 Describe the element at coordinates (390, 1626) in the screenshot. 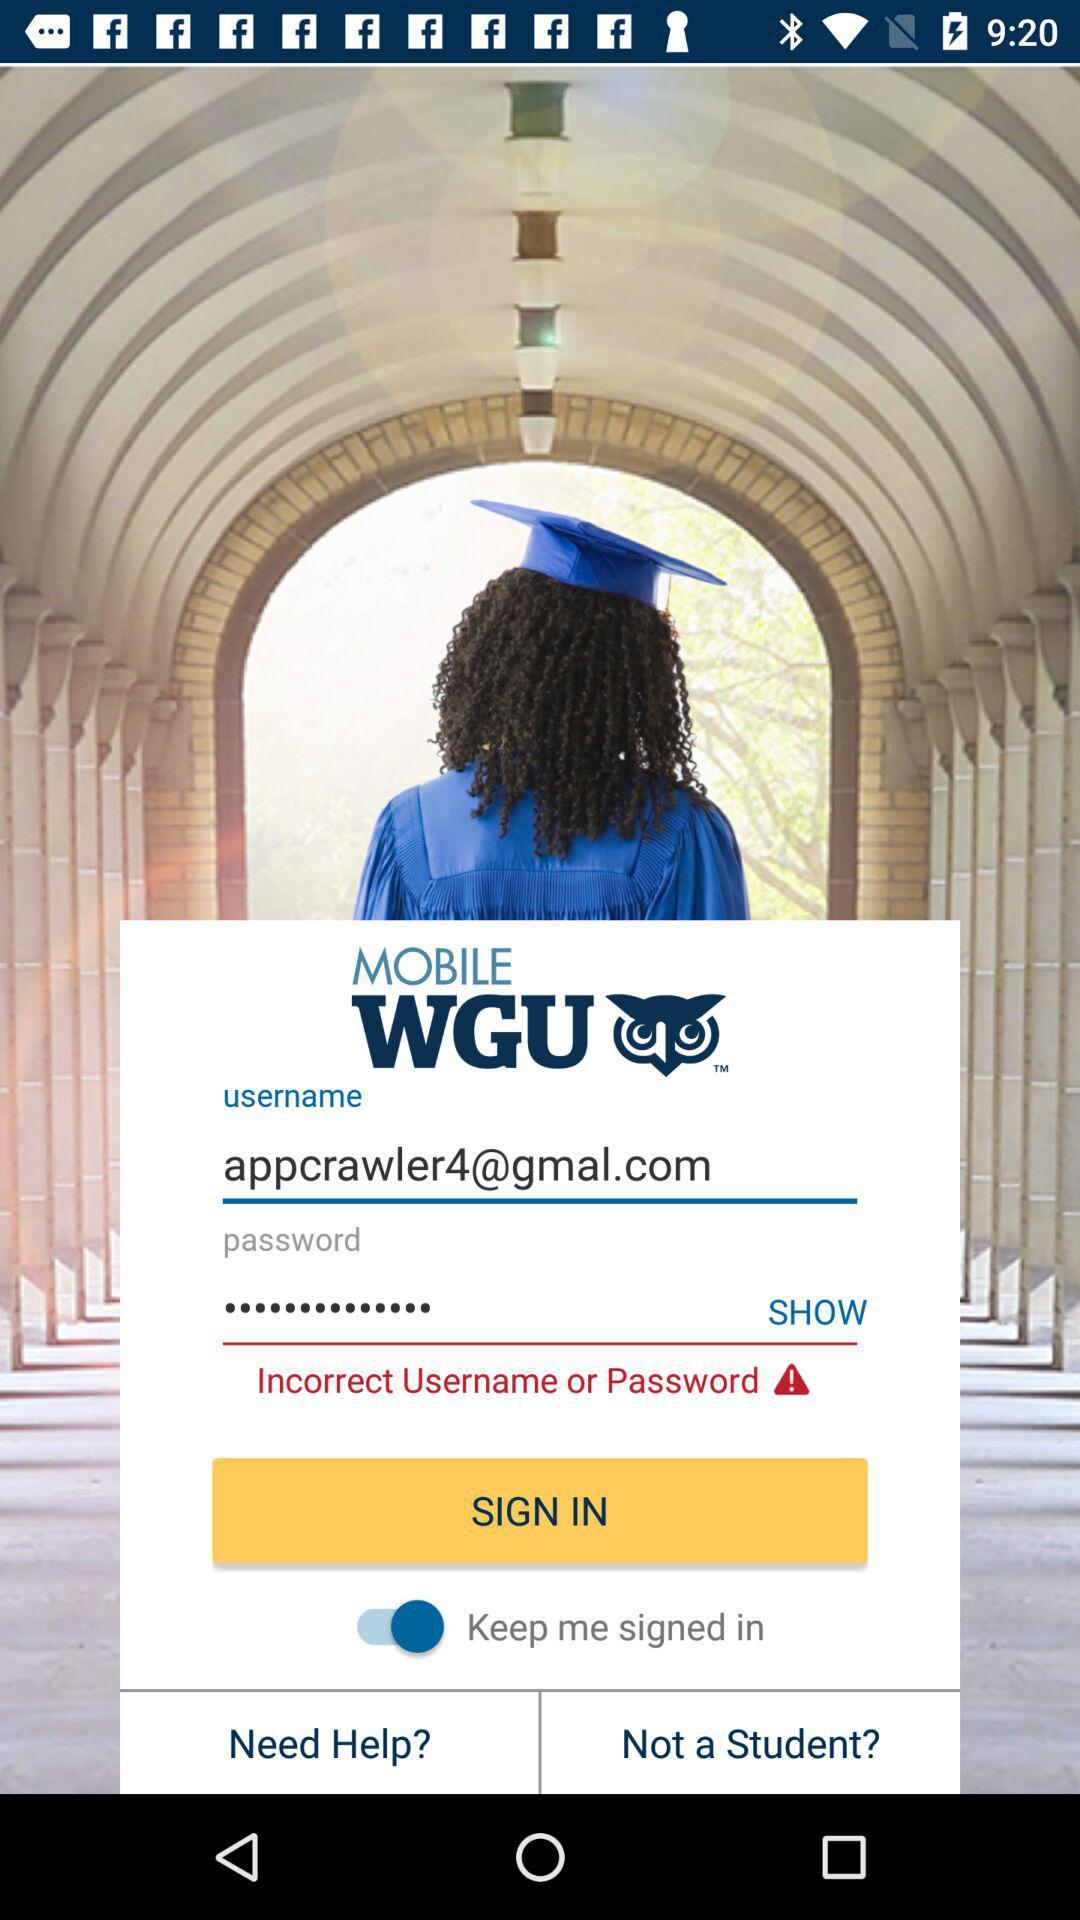

I see `the icon next to keep me signed` at that location.